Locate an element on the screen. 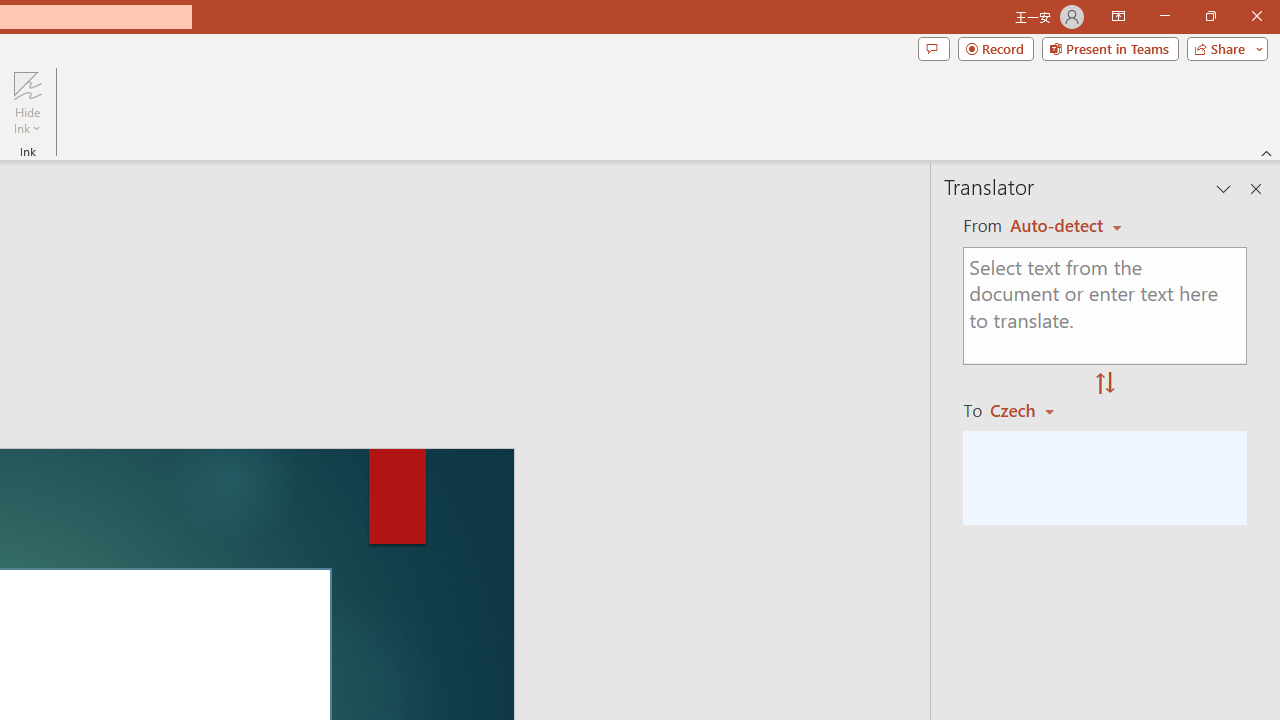 This screenshot has height=720, width=1280. 'Task Pane Options' is located at coordinates (1223, 189).